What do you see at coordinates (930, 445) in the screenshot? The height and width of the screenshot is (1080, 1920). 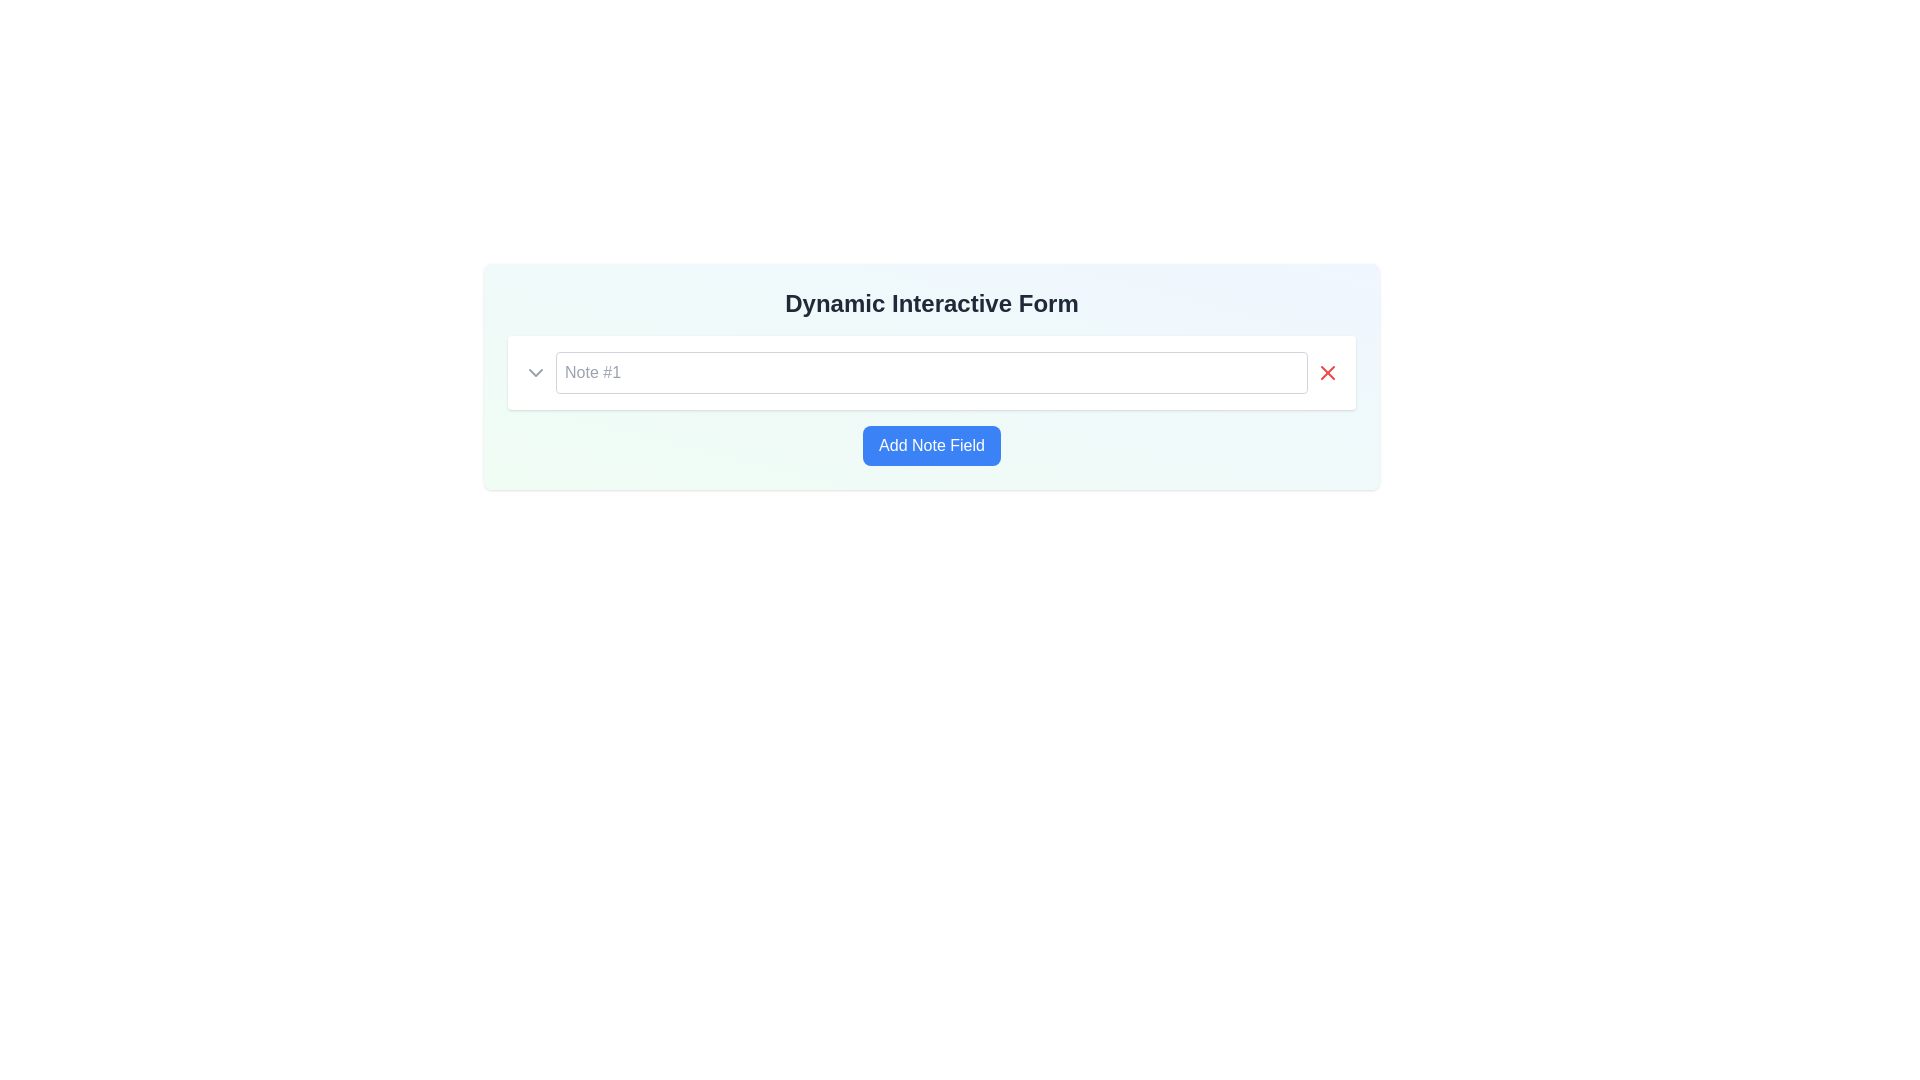 I see `the blue button with rounded corners labeled 'Add Note Field'` at bounding box center [930, 445].